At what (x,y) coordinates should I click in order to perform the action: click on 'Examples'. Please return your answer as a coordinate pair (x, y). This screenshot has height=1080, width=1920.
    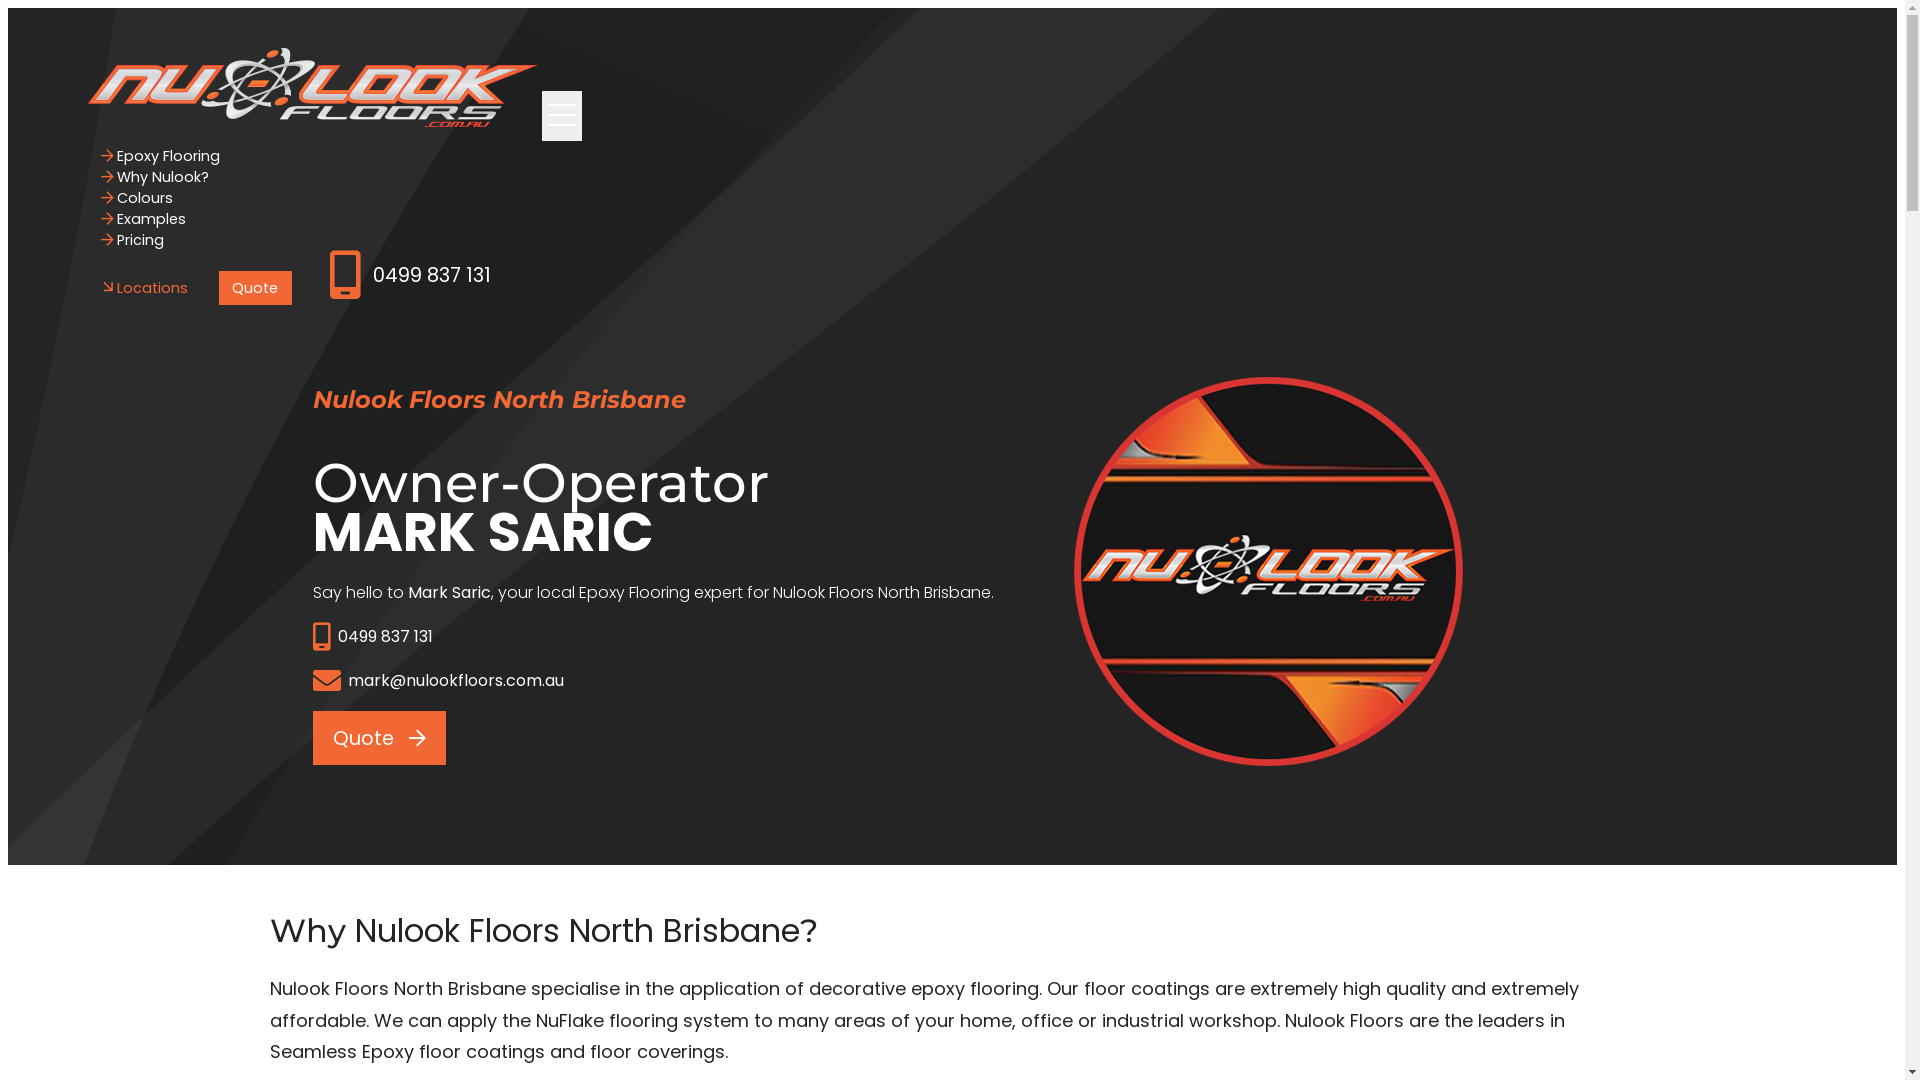
    Looking at the image, I should click on (143, 219).